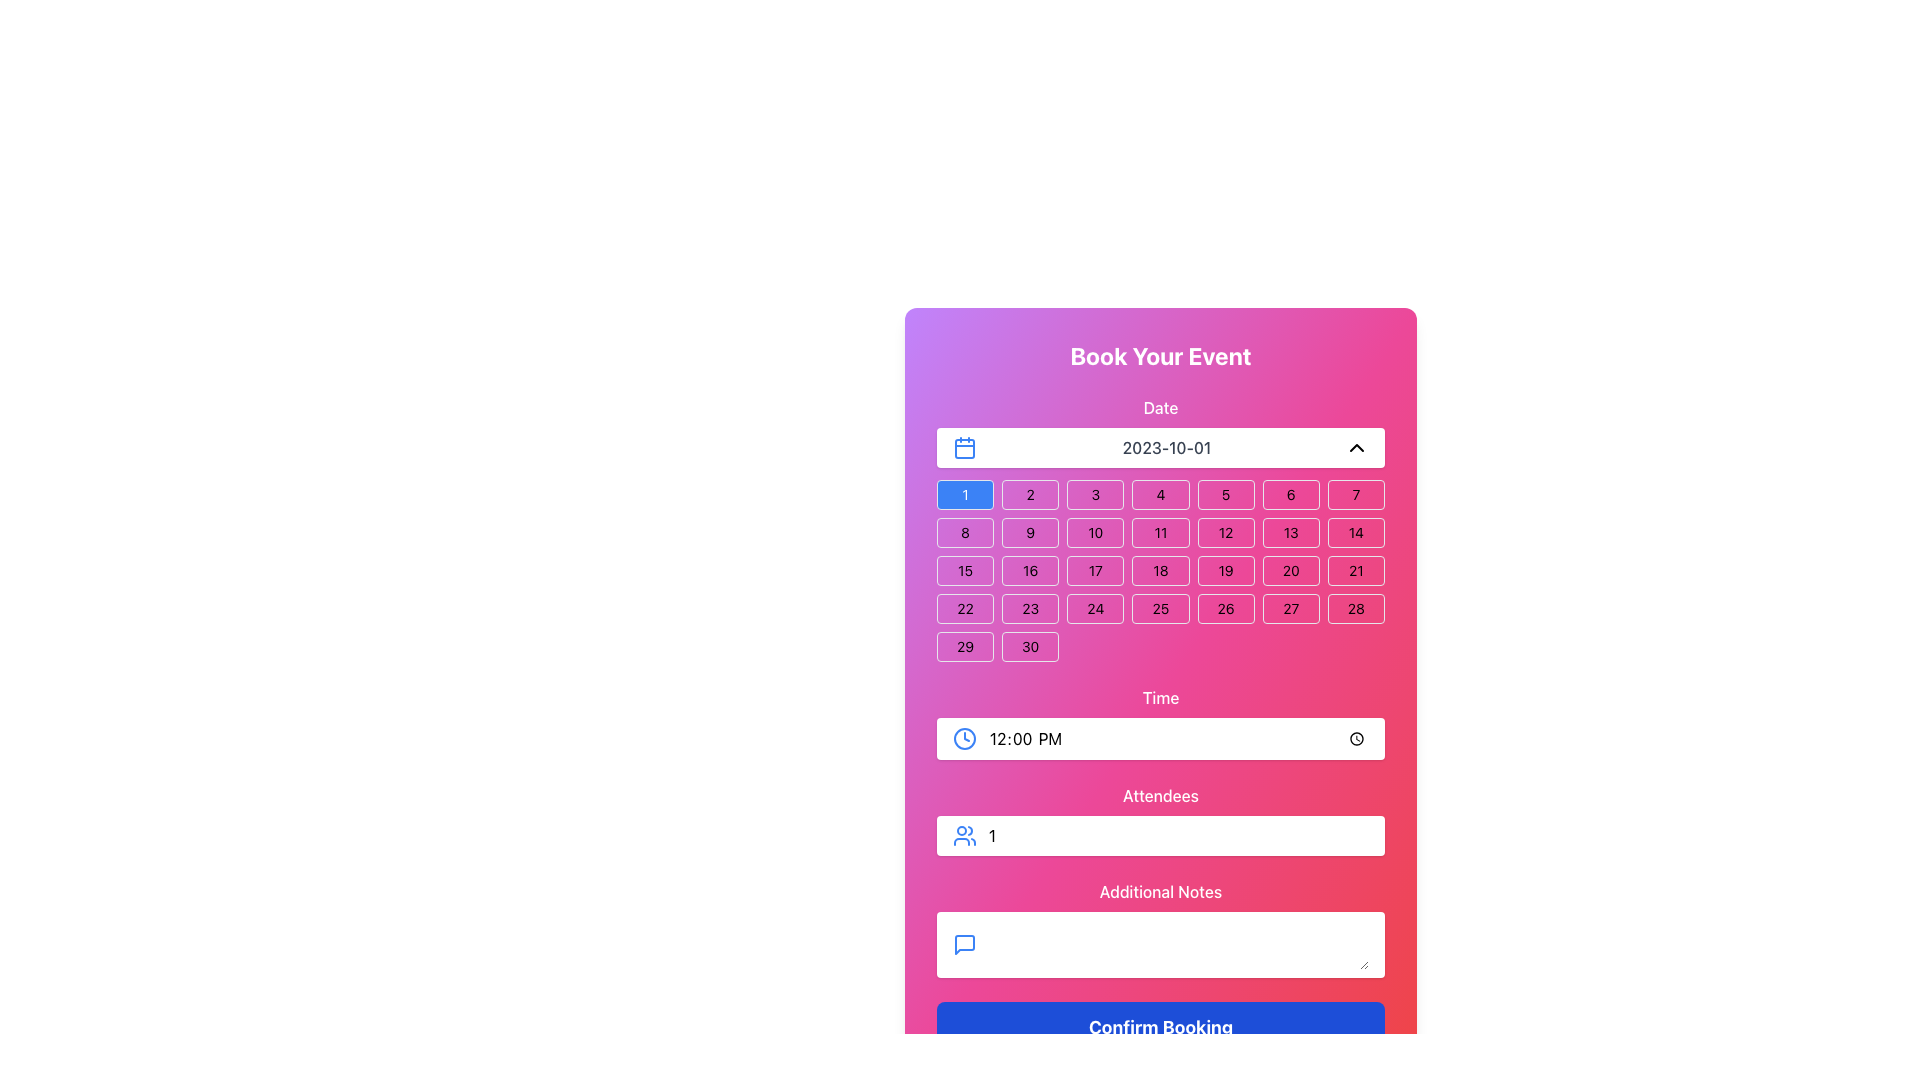  I want to click on the numeric input field labeled 'Attendees' to change the number, so click(1161, 820).